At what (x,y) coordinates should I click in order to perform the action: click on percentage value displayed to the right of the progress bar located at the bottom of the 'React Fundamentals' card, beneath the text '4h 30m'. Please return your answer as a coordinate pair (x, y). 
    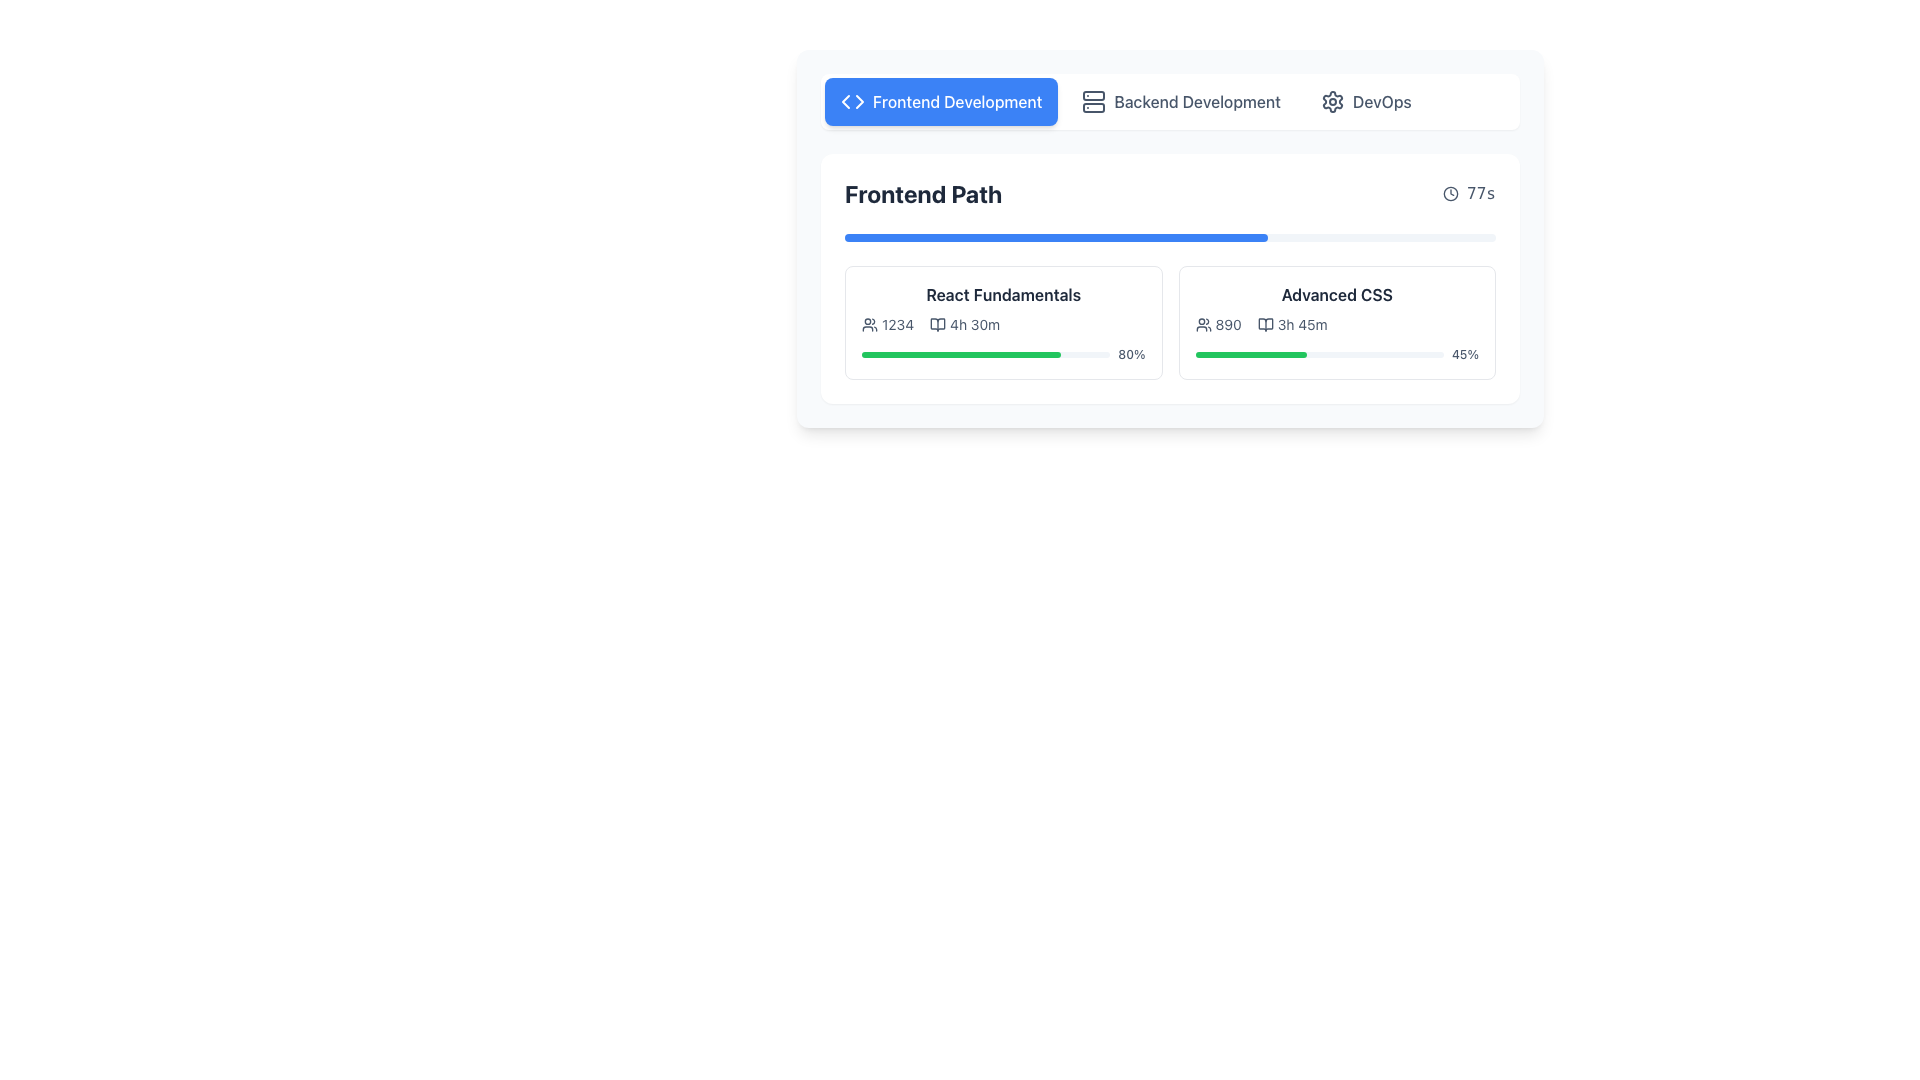
    Looking at the image, I should click on (1003, 353).